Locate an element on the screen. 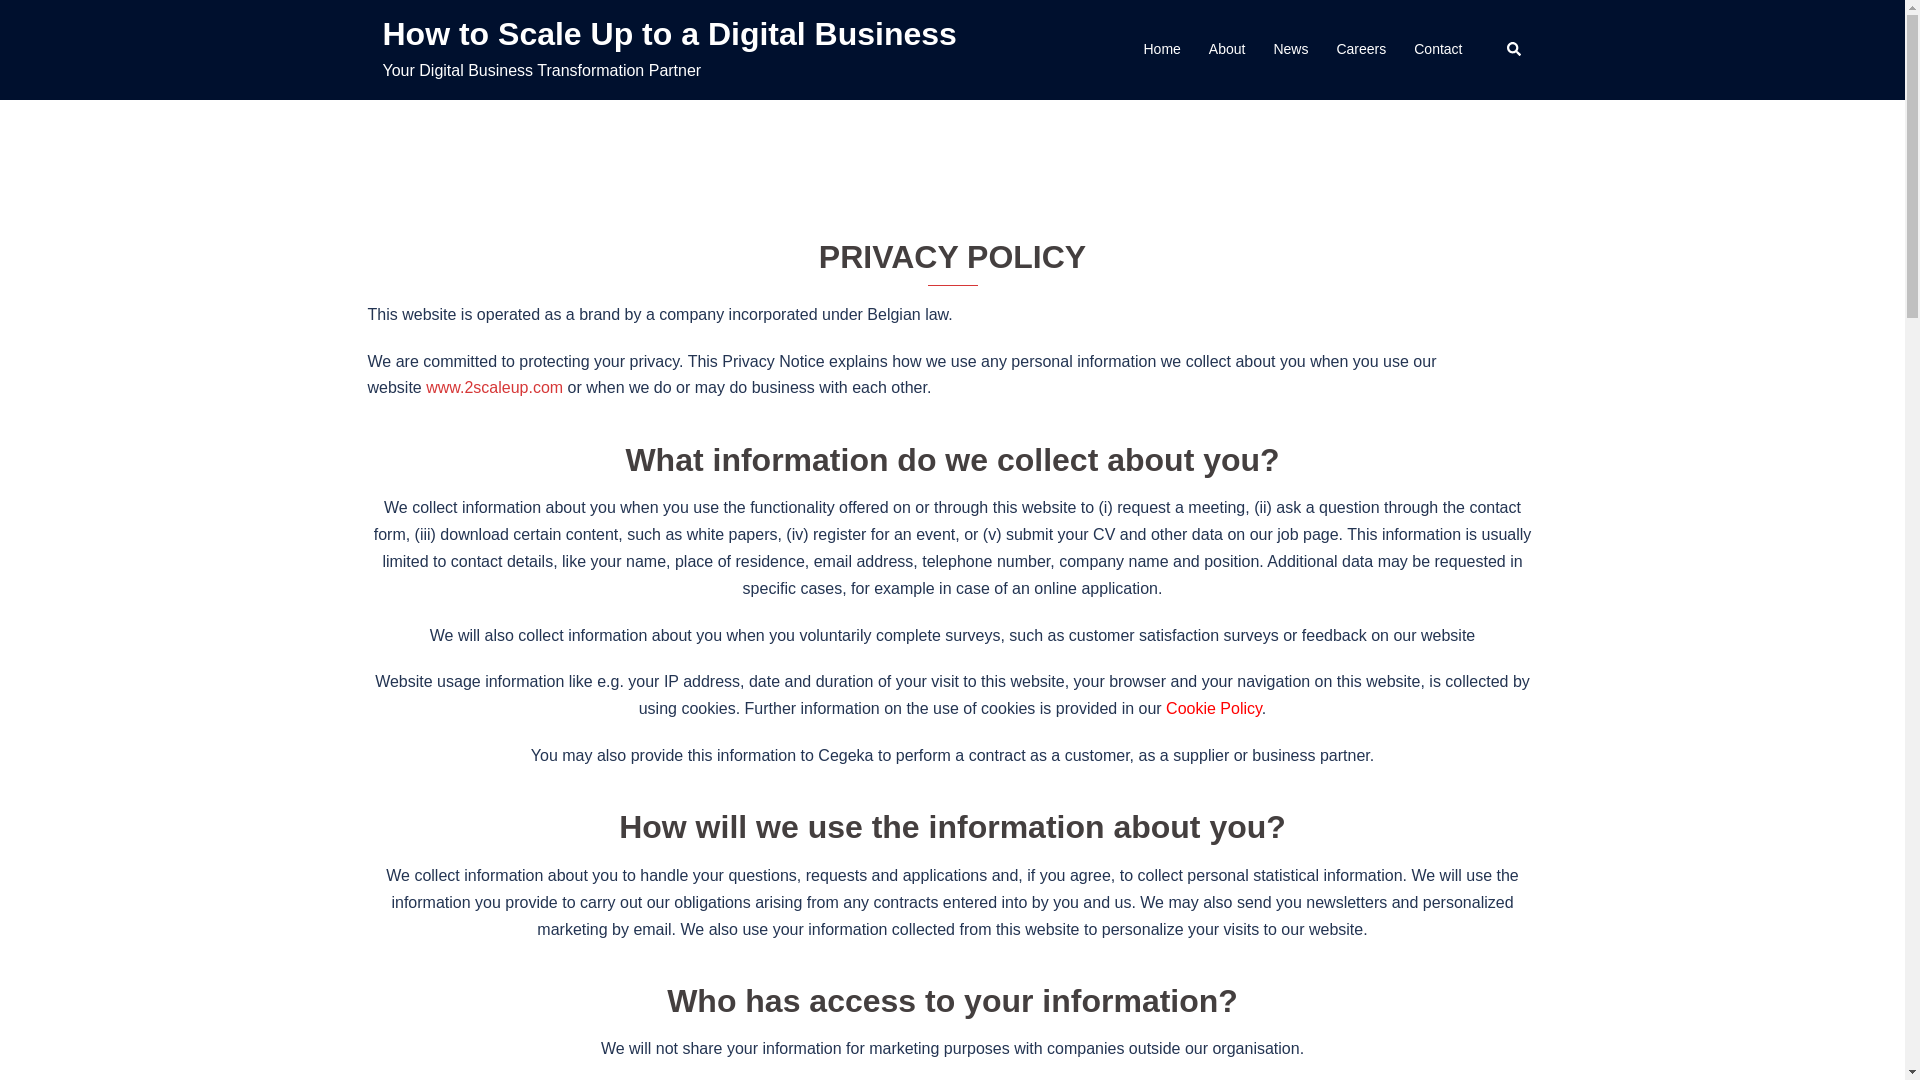 The height and width of the screenshot is (1080, 1920). 'www.2scaleup.com' is located at coordinates (494, 387).